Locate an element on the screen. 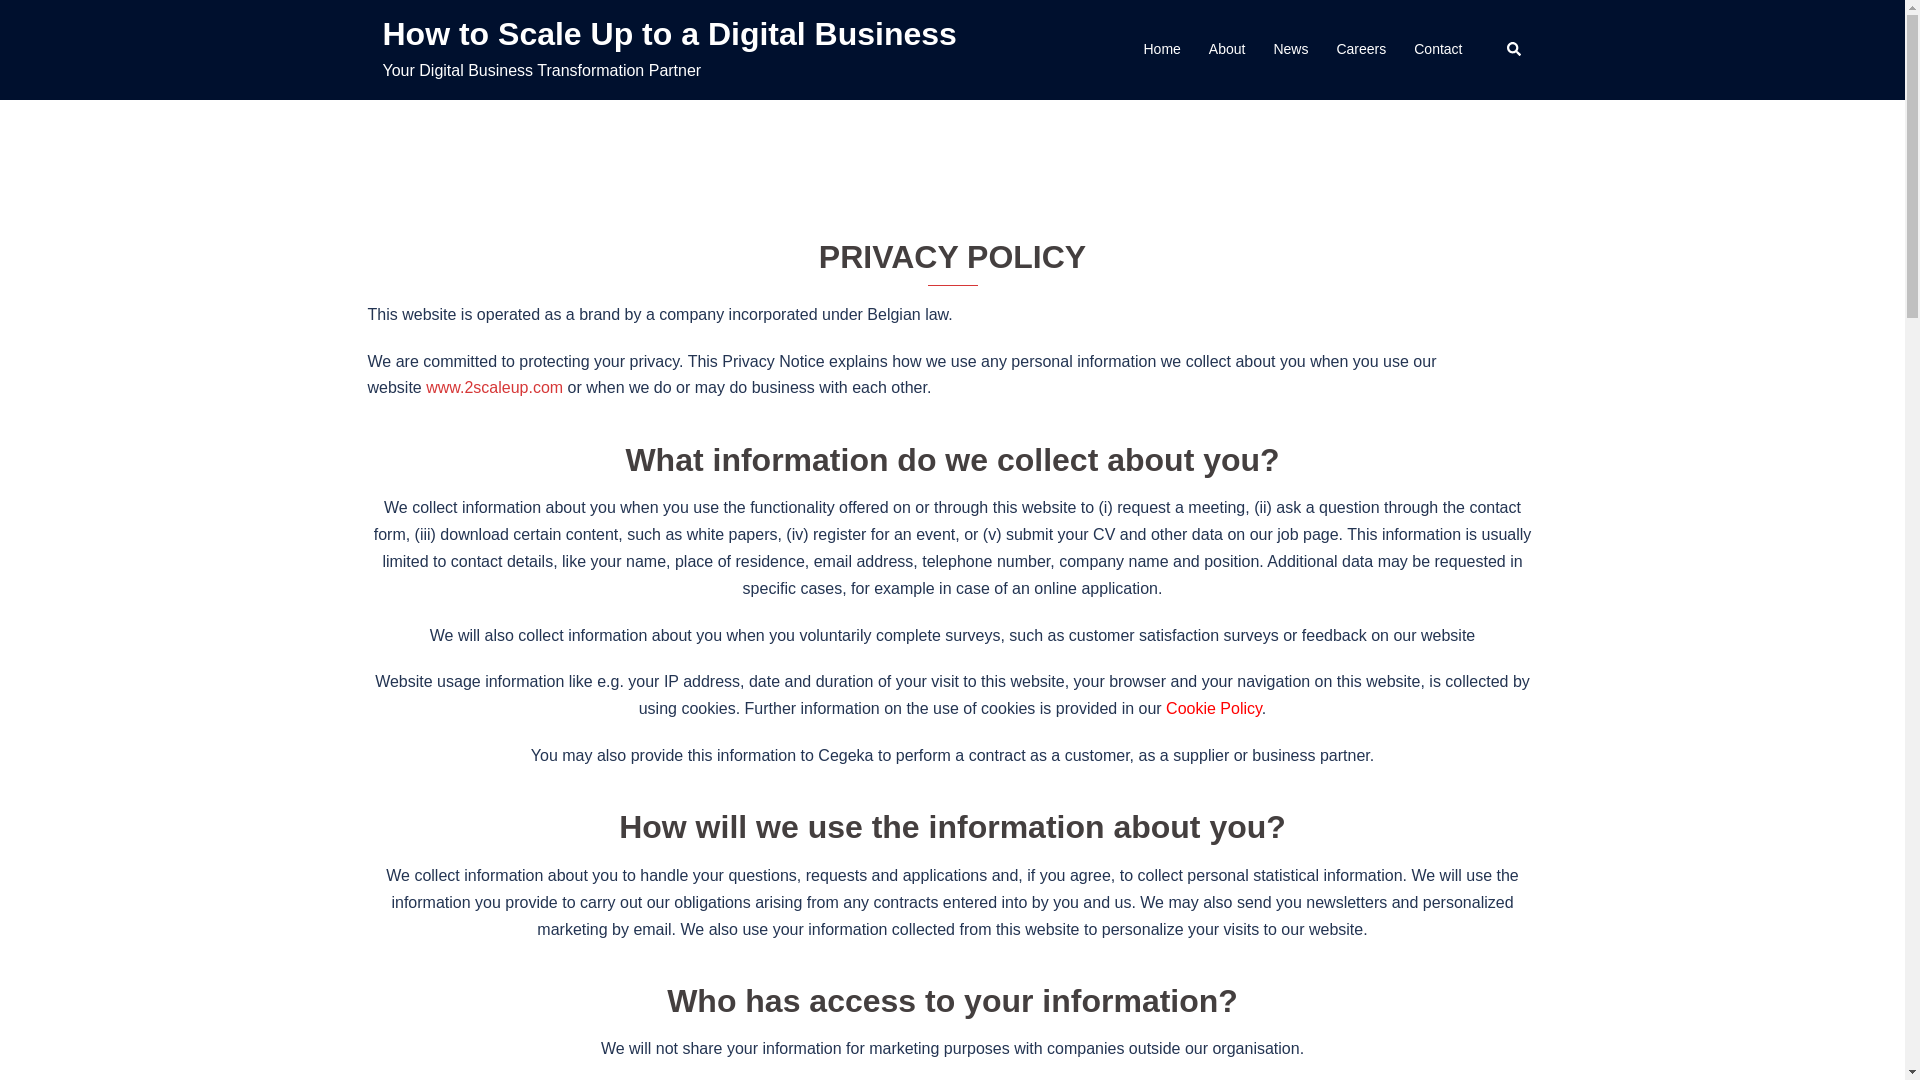 The height and width of the screenshot is (1080, 1920). 'www.2scaleup.com' is located at coordinates (494, 387).